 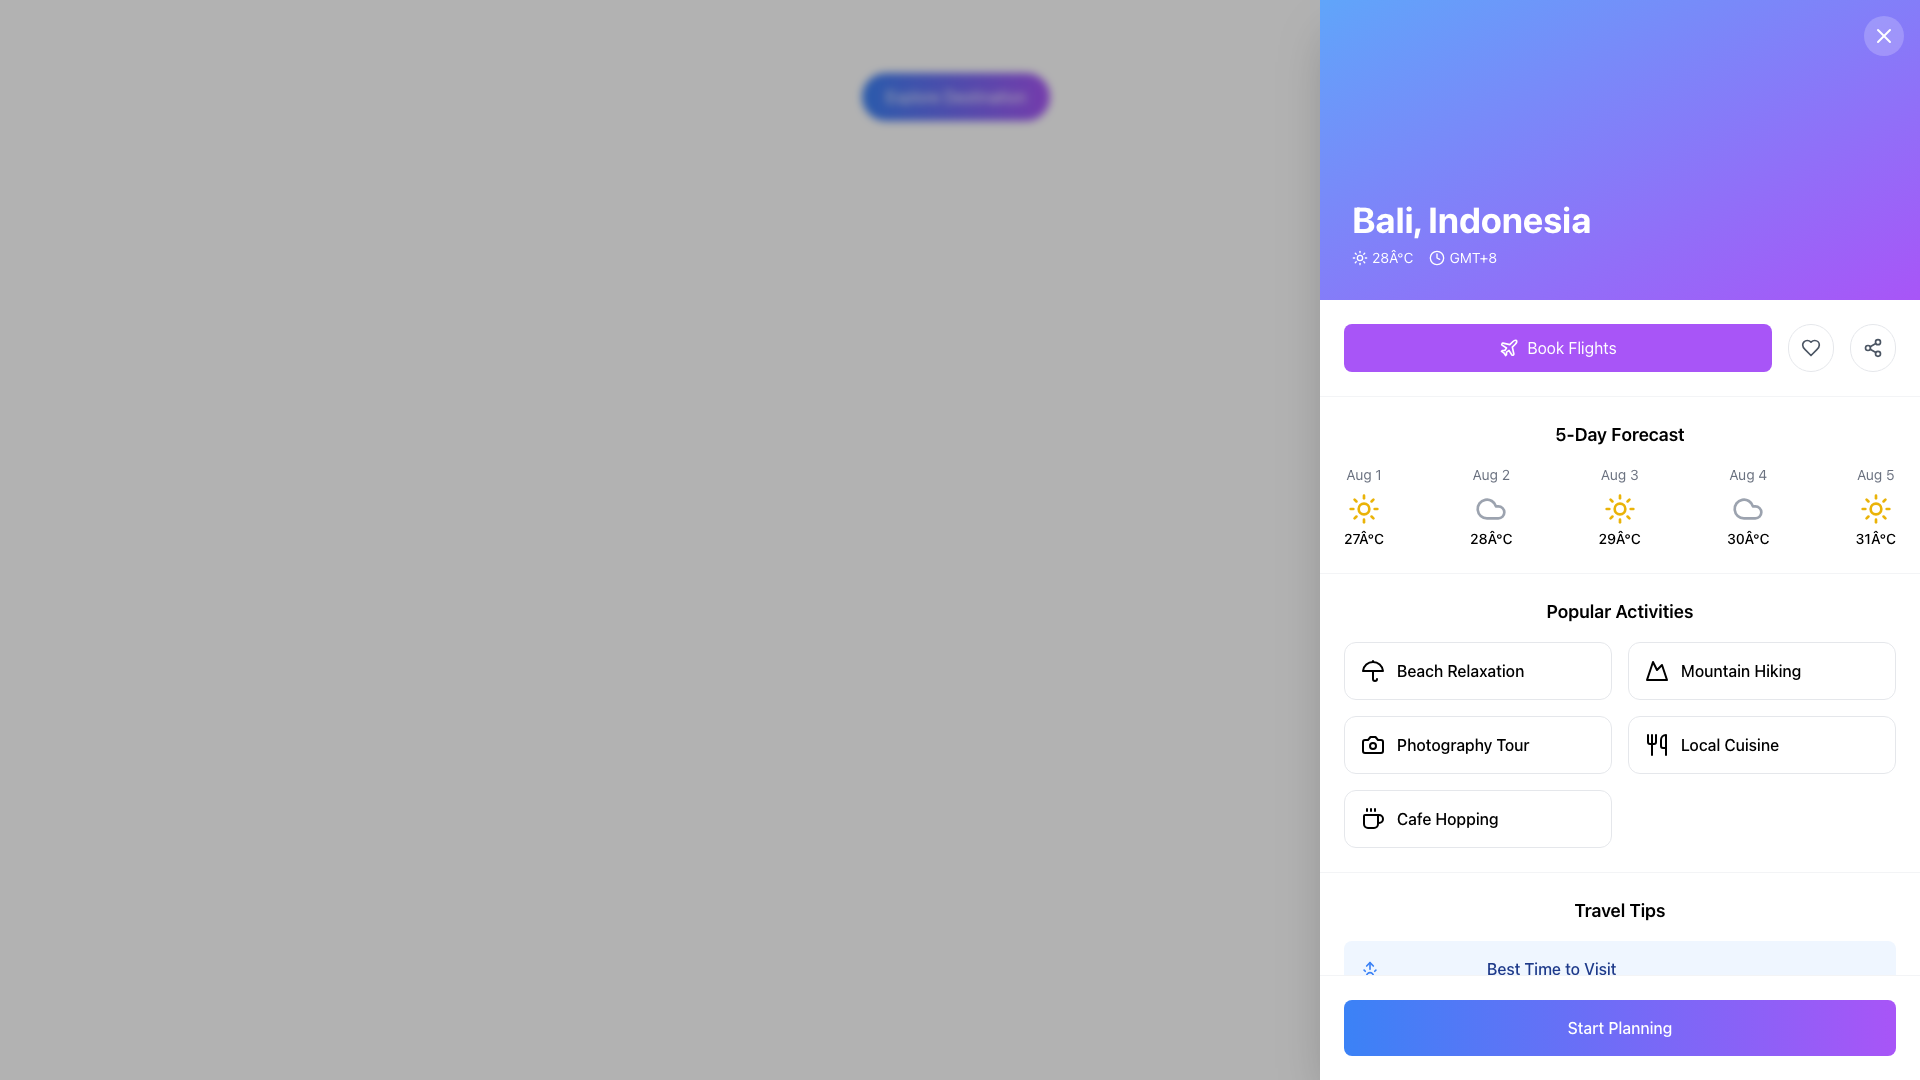 What do you see at coordinates (1491, 508) in the screenshot?
I see `the gray cloud icon located in the '5-Day Forecast' section, positioned below the date 'Aug 2' and above the temperature '28°C'` at bounding box center [1491, 508].